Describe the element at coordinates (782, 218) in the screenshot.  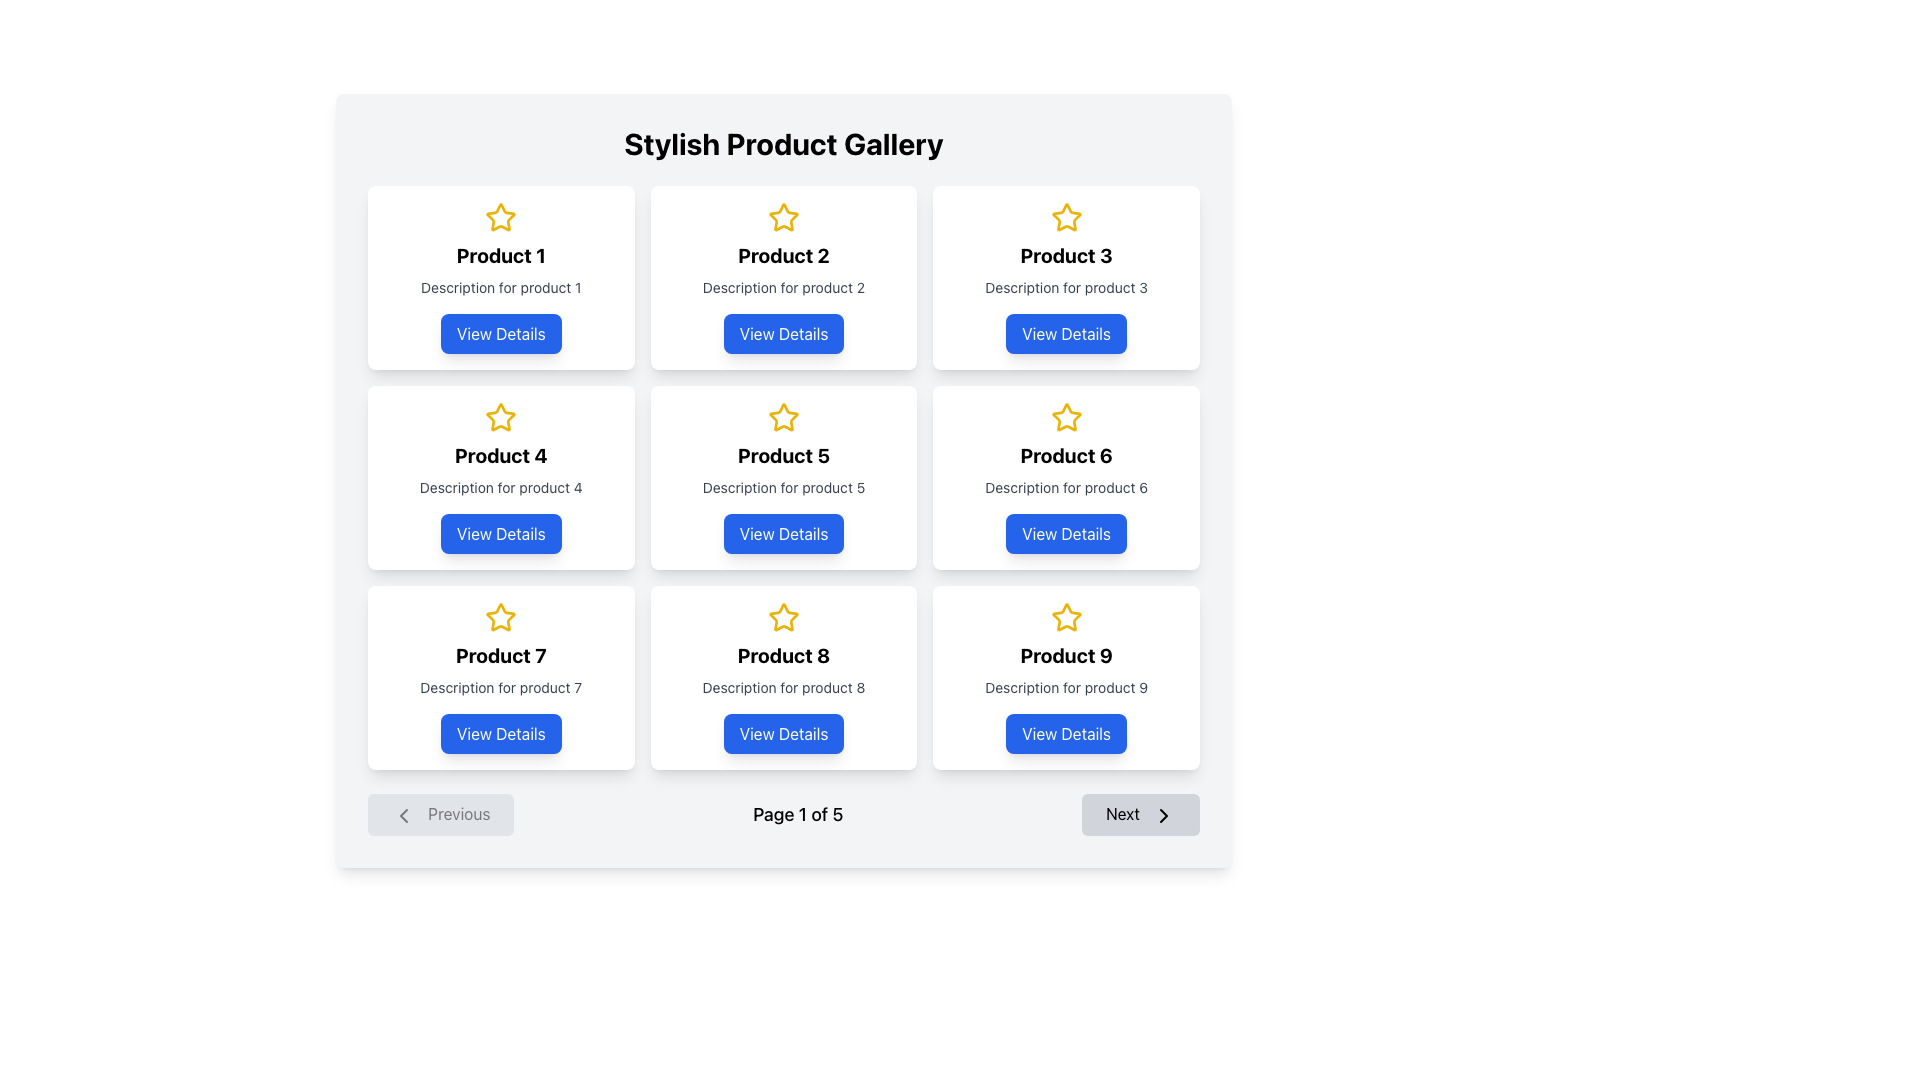
I see `the star icon representing the rating or favorite status for 'Product 2', located at the top of its card` at that location.